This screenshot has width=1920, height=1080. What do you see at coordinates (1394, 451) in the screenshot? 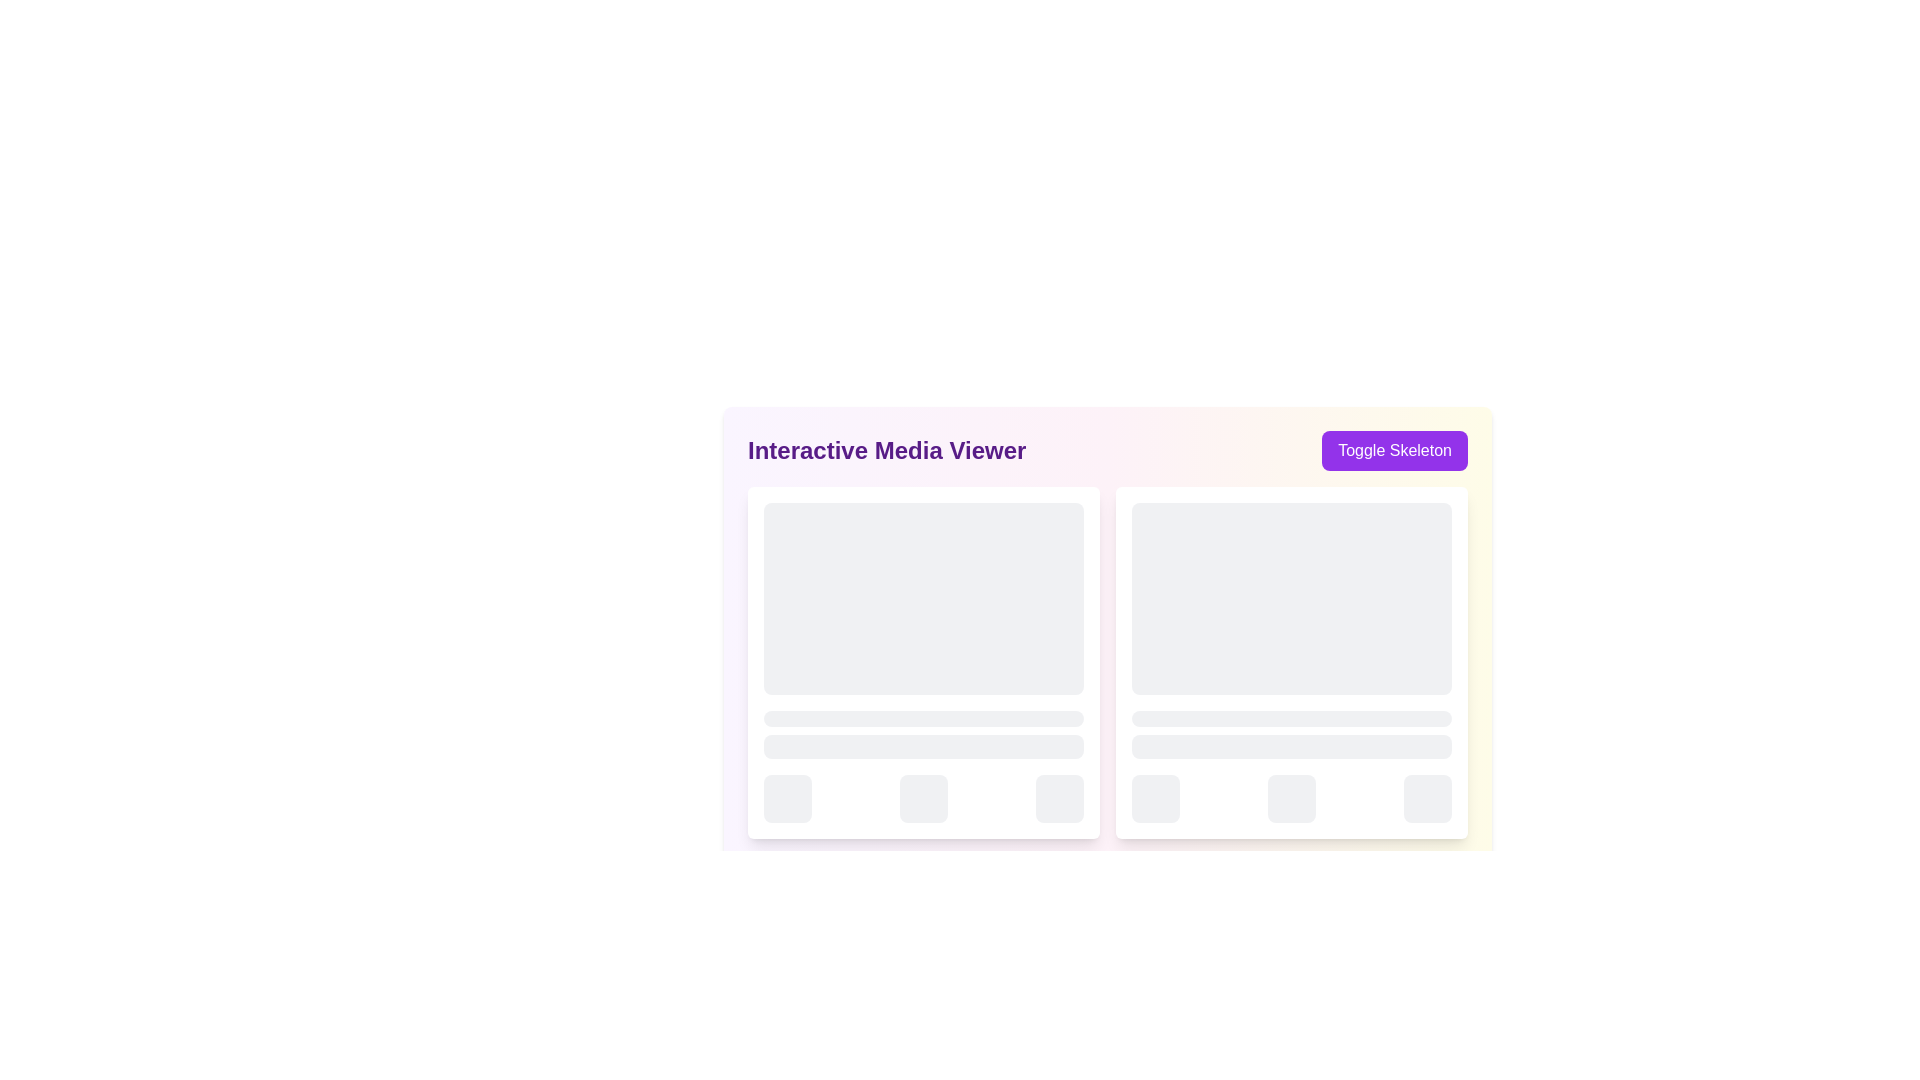
I see `the purple rectangular button labeled 'Toggle Skeleton'` at bounding box center [1394, 451].